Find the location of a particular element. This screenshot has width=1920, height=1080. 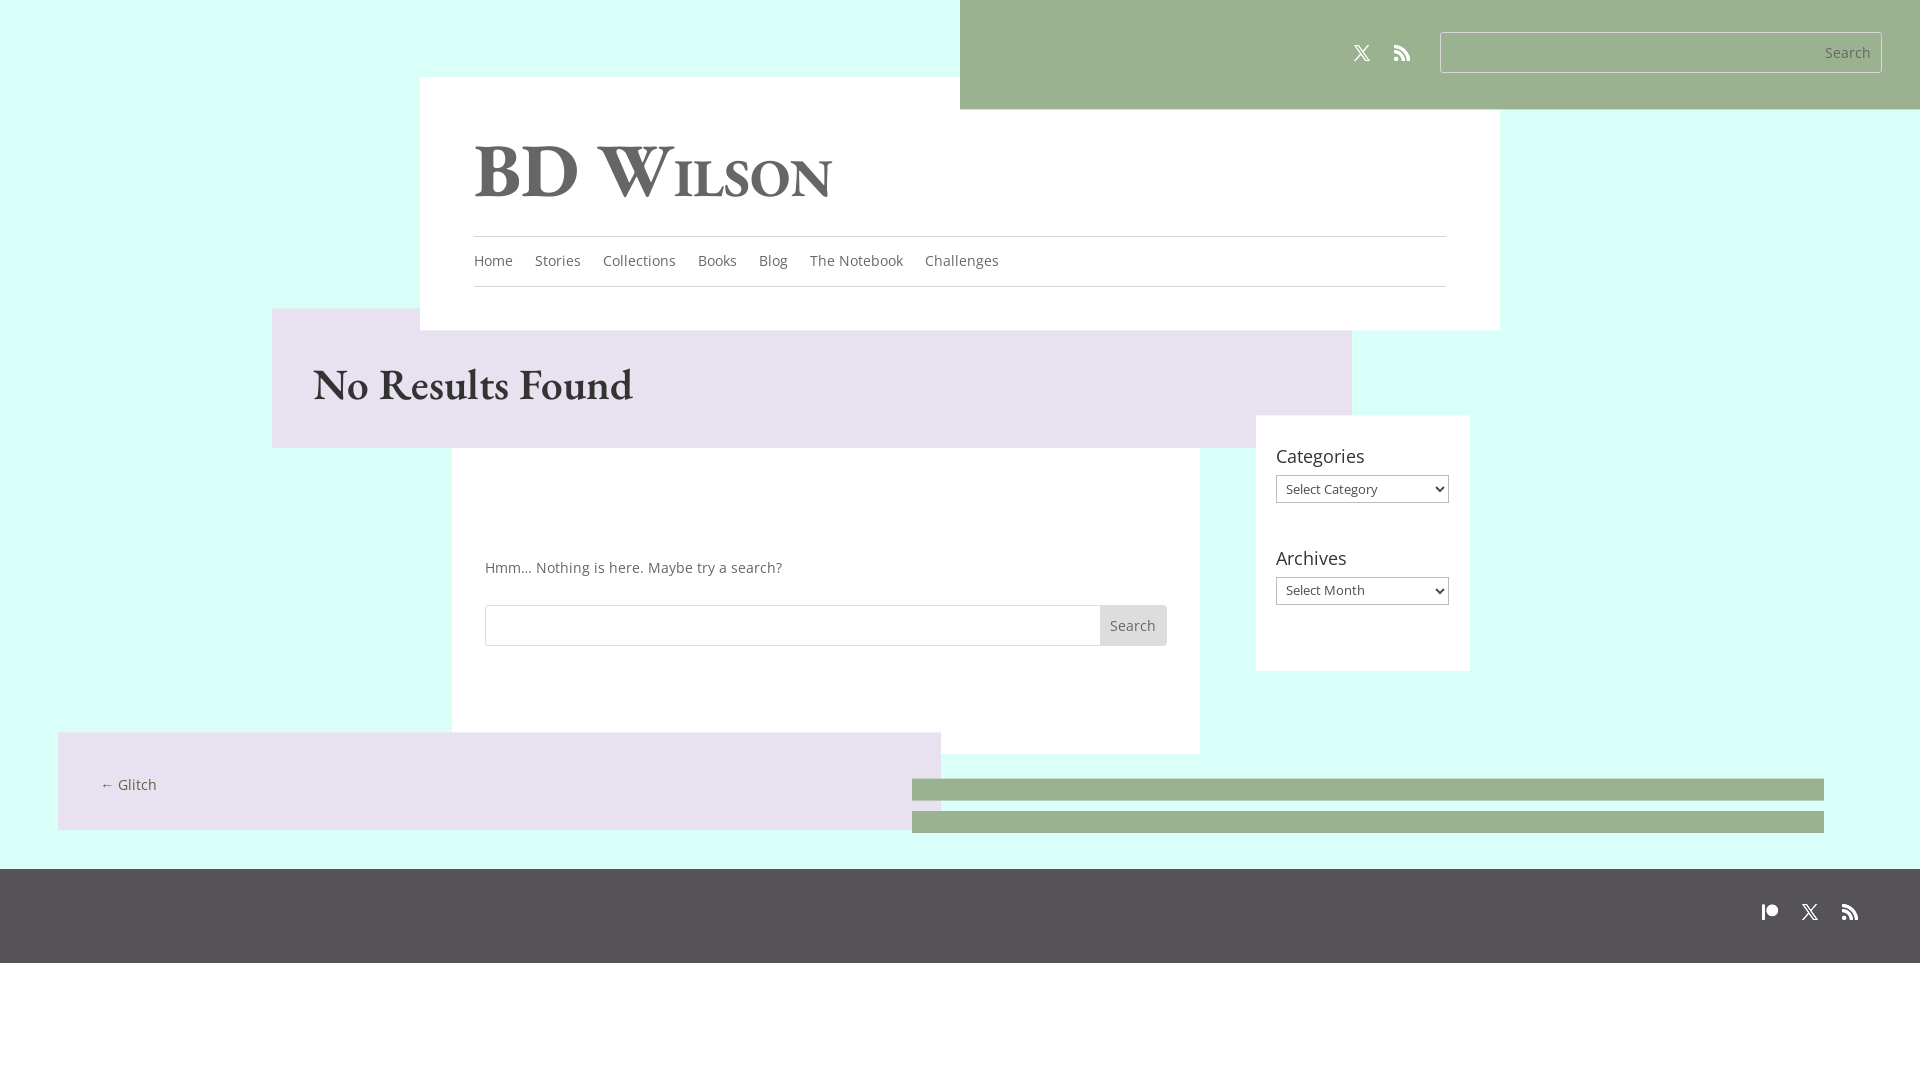

'Challenges' is located at coordinates (961, 264).